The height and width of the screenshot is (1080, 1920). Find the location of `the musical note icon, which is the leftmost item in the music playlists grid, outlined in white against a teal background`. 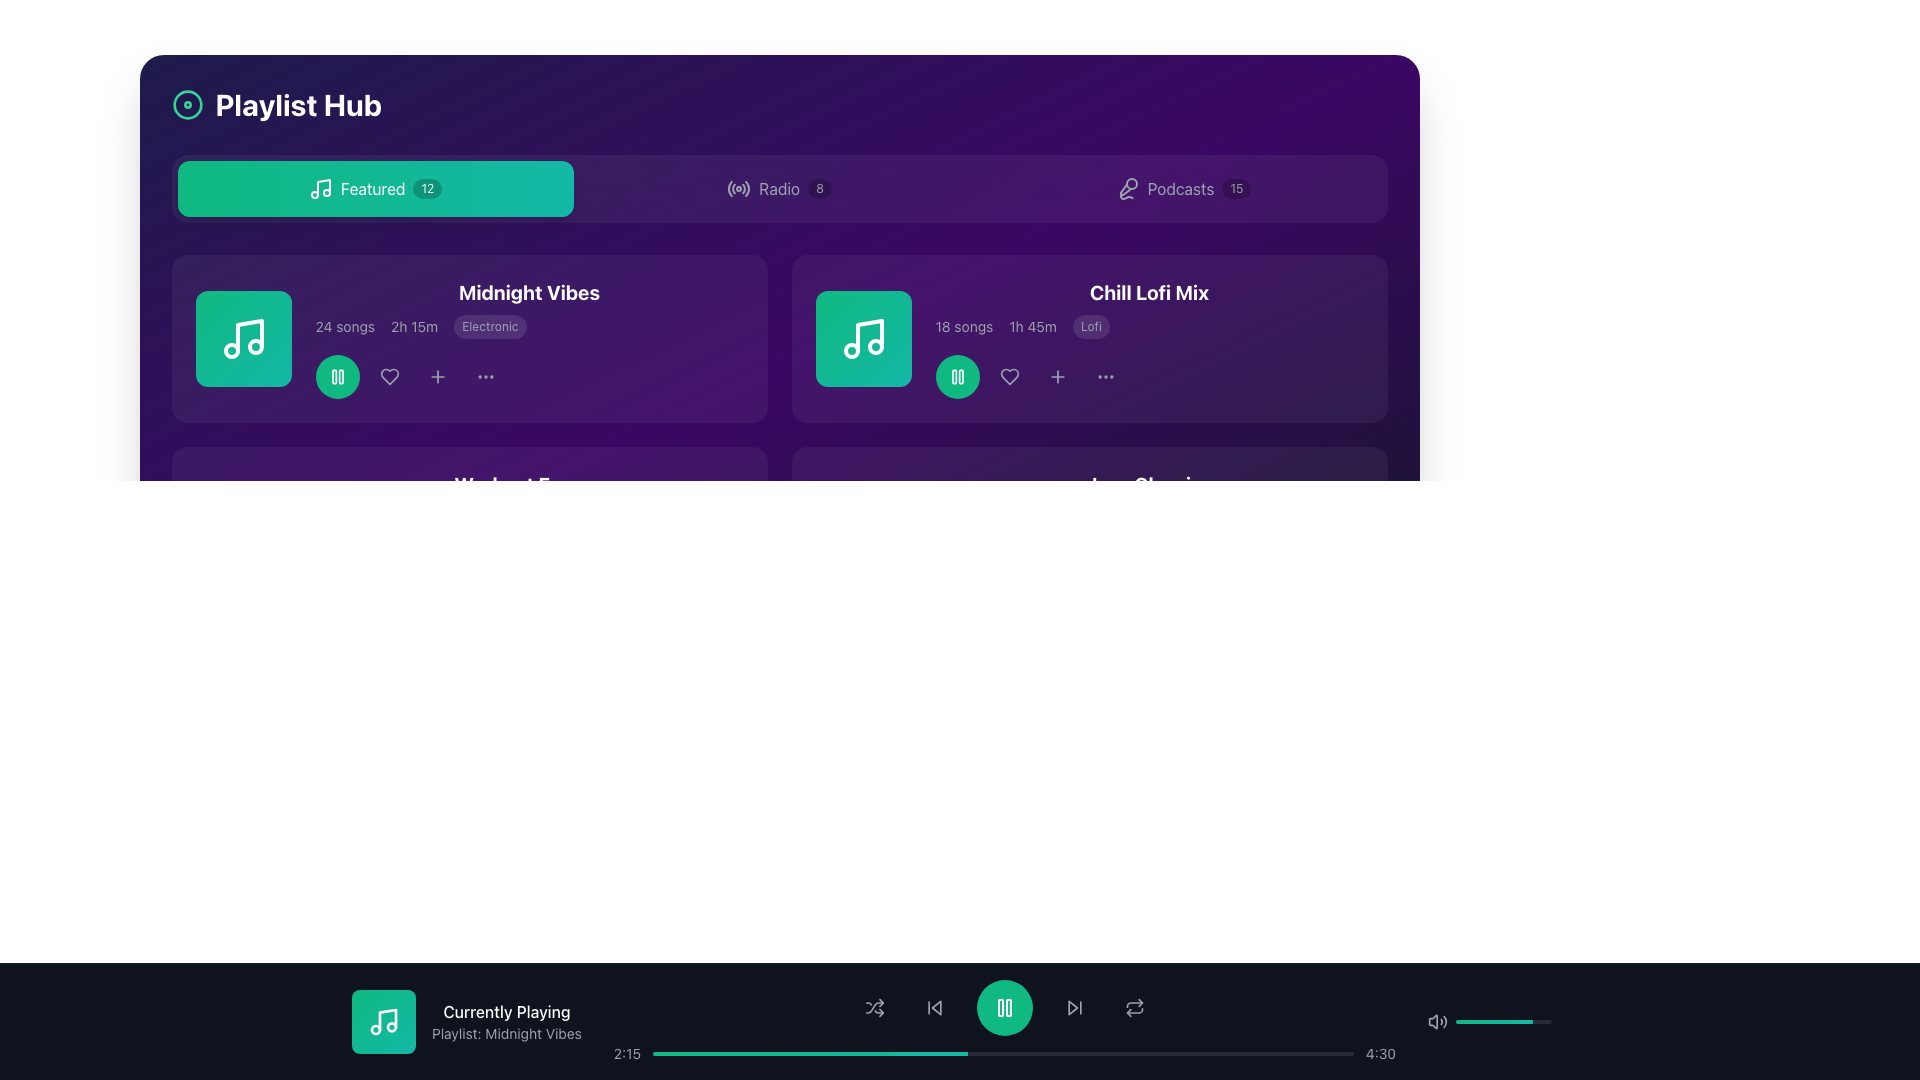

the musical note icon, which is the leftmost item in the music playlists grid, outlined in white against a teal background is located at coordinates (242, 338).